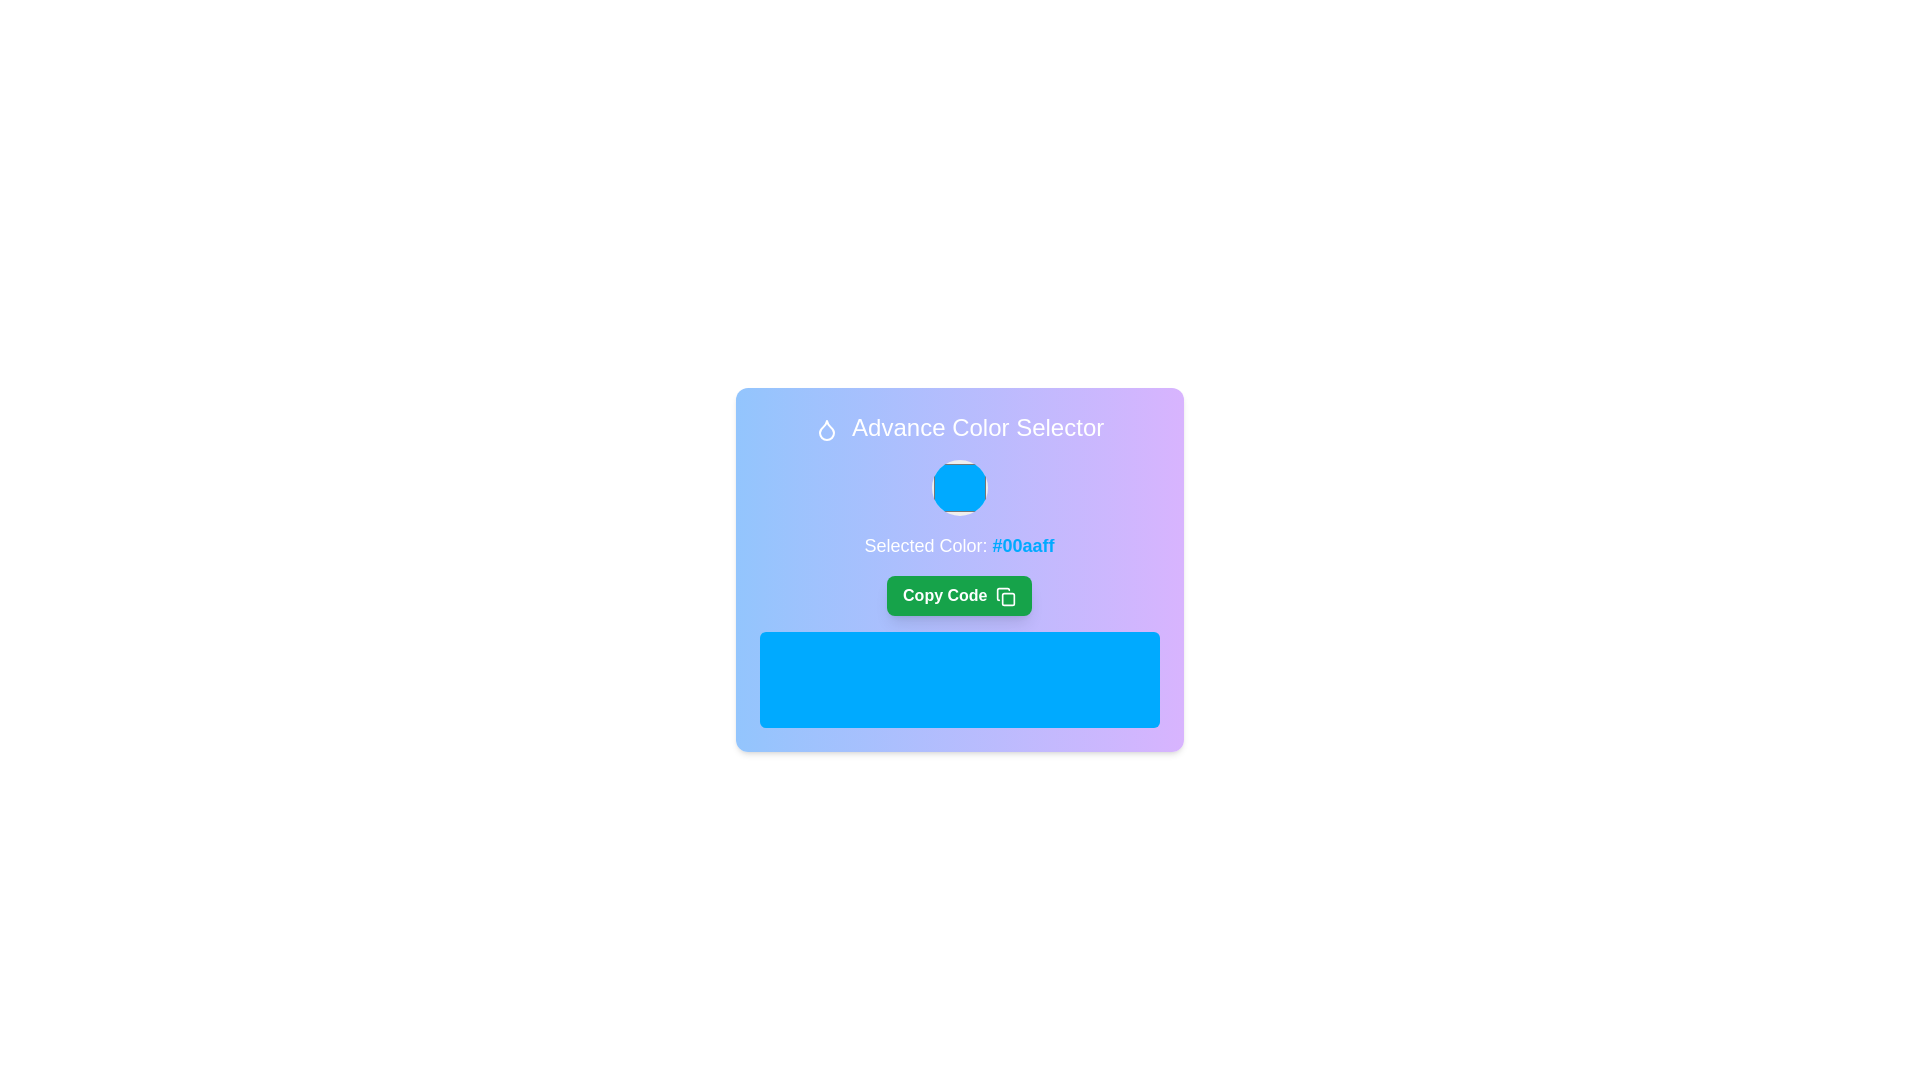  Describe the element at coordinates (826, 429) in the screenshot. I see `the decorative droplet icon located next to the 'Advance Color Selector' text in the top-left section of the card layout` at that location.